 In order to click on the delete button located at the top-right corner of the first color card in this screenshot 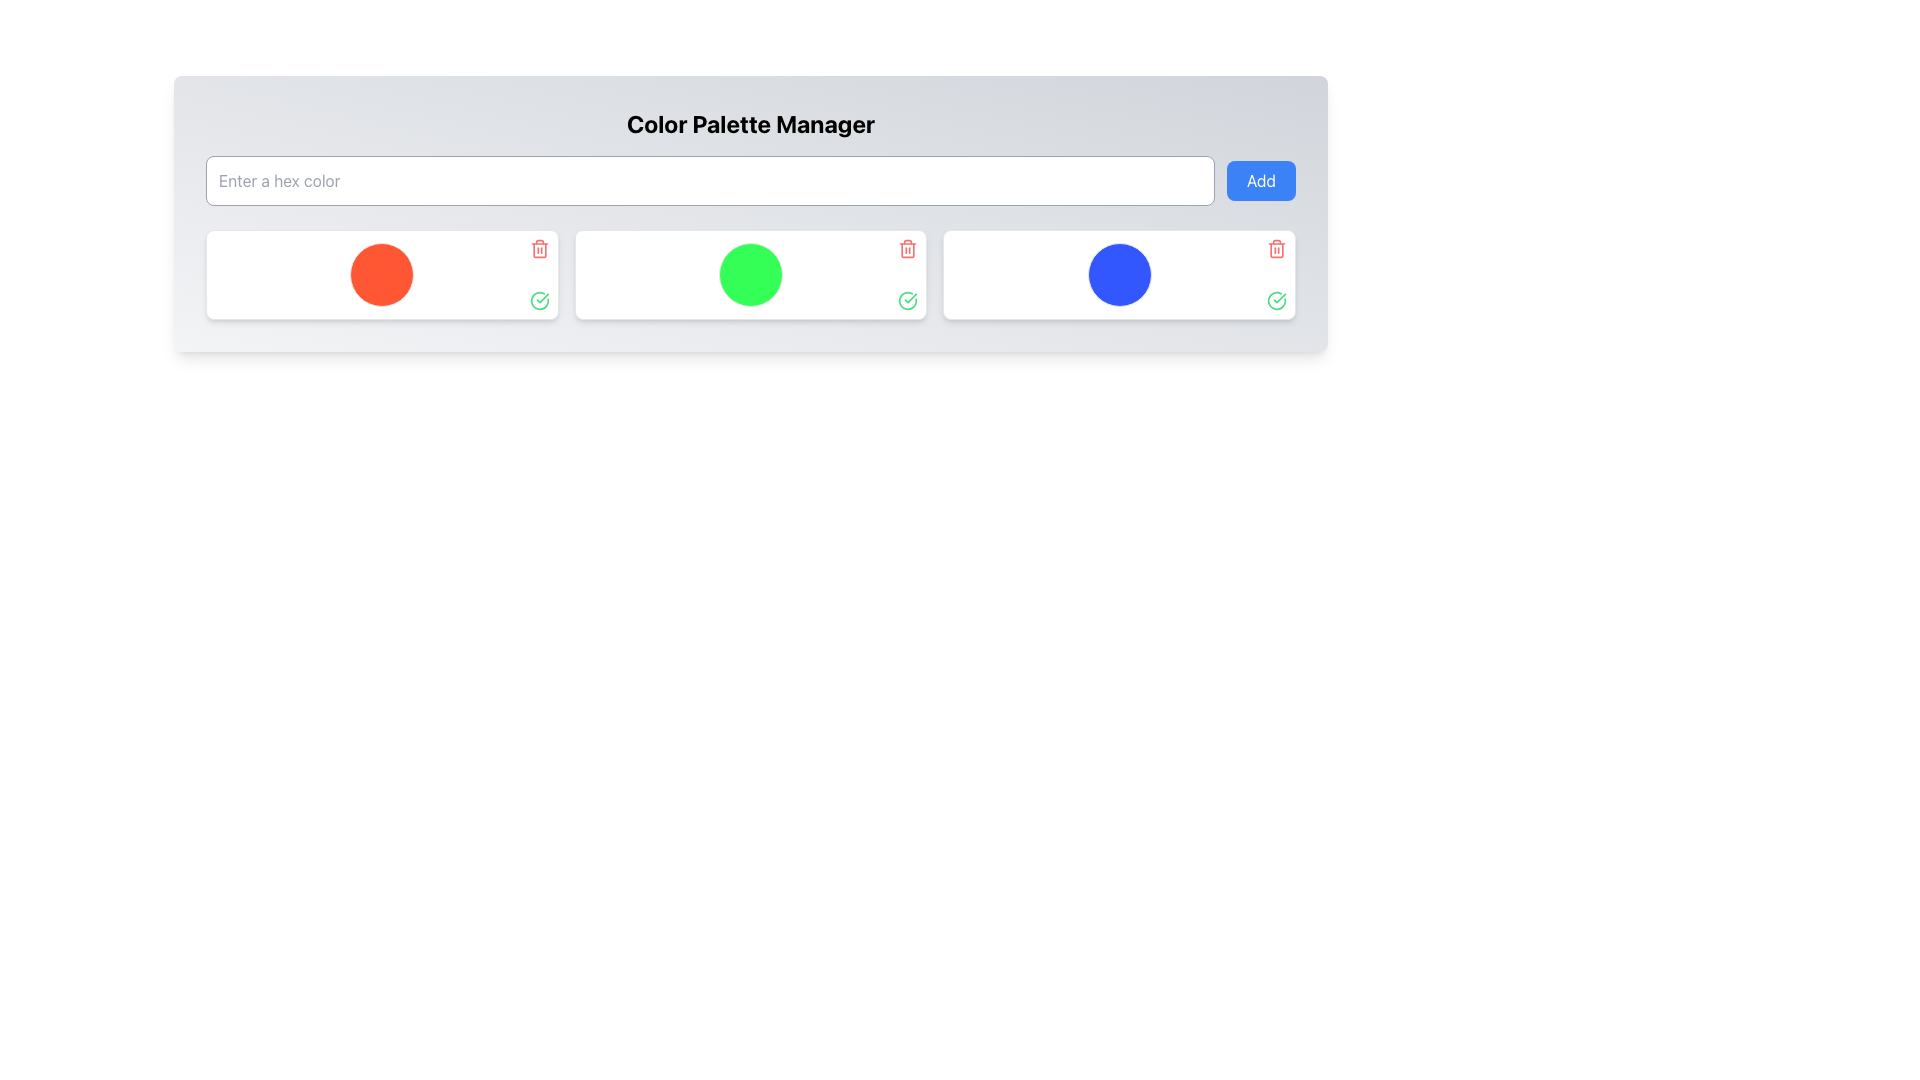, I will do `click(539, 248)`.